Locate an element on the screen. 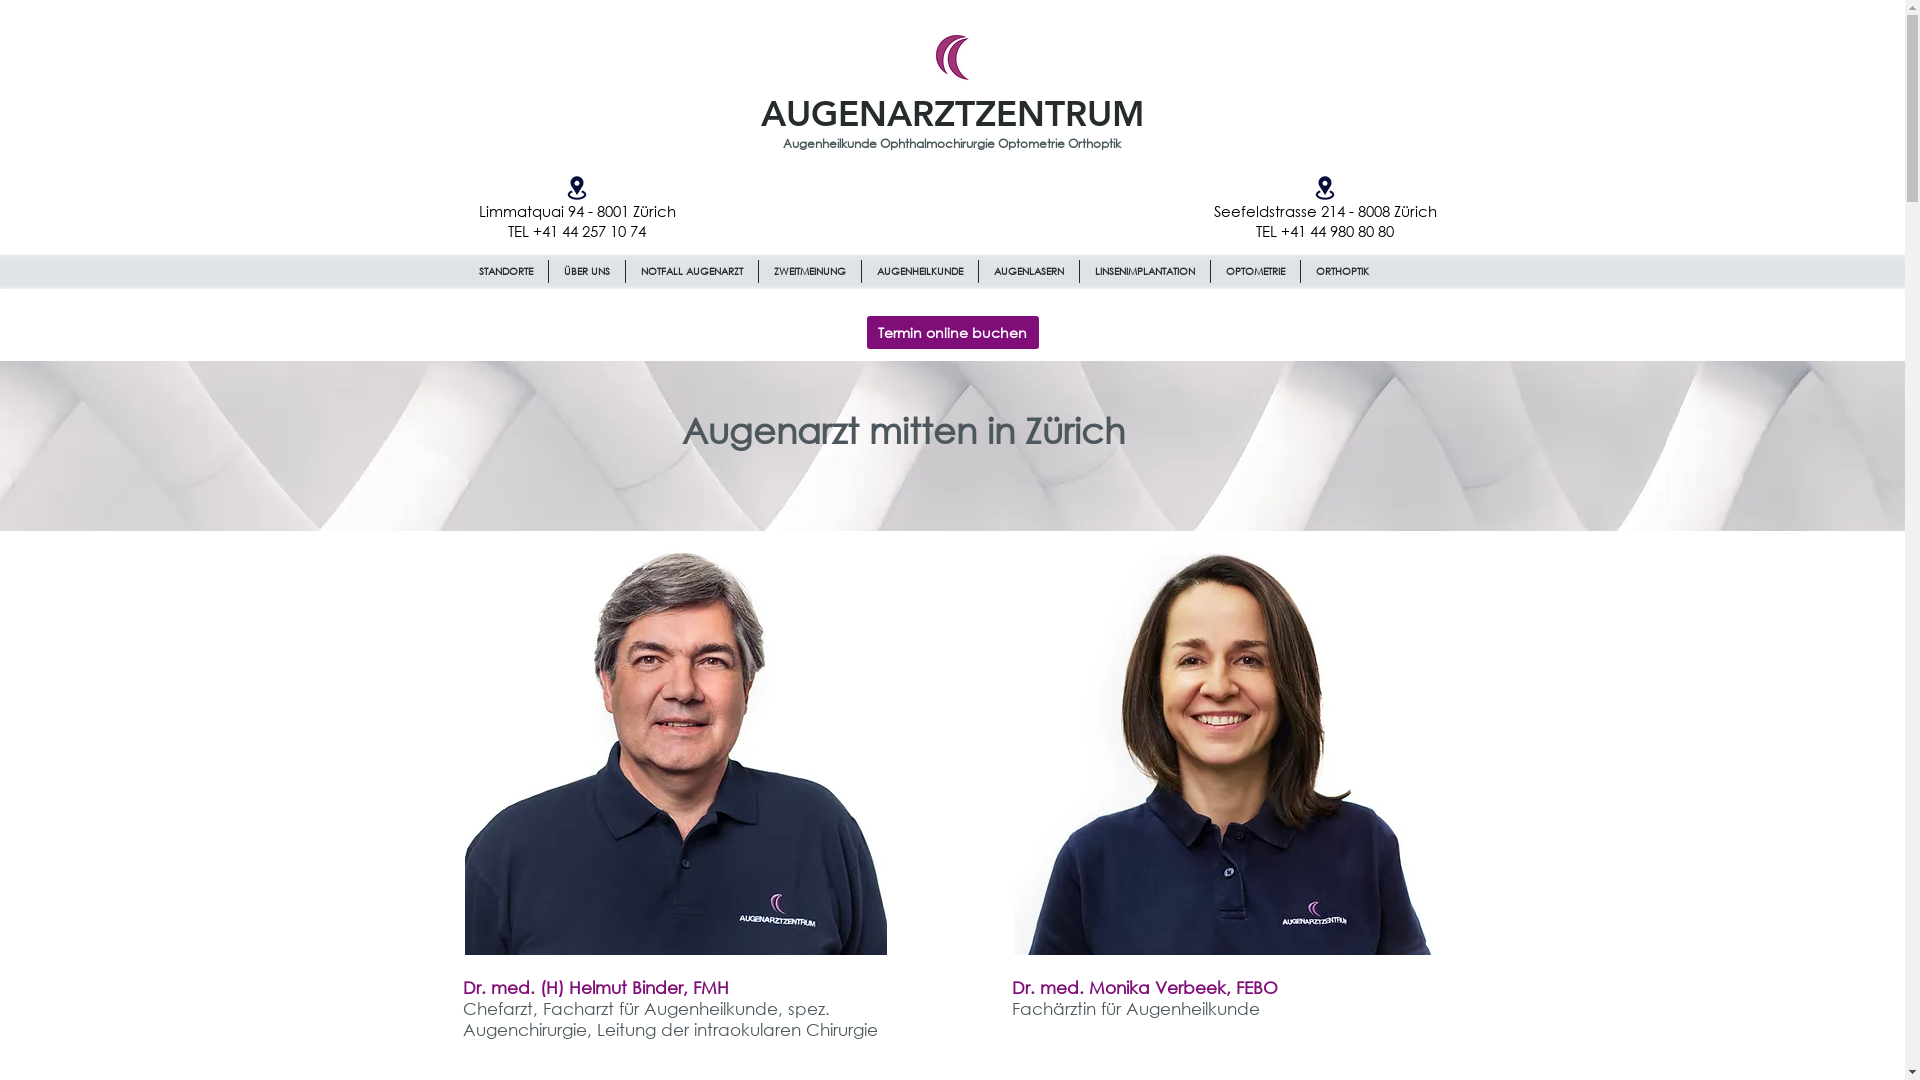 This screenshot has height=1080, width=1920. 'ZWEITMEINUNG' is located at coordinates (809, 271).